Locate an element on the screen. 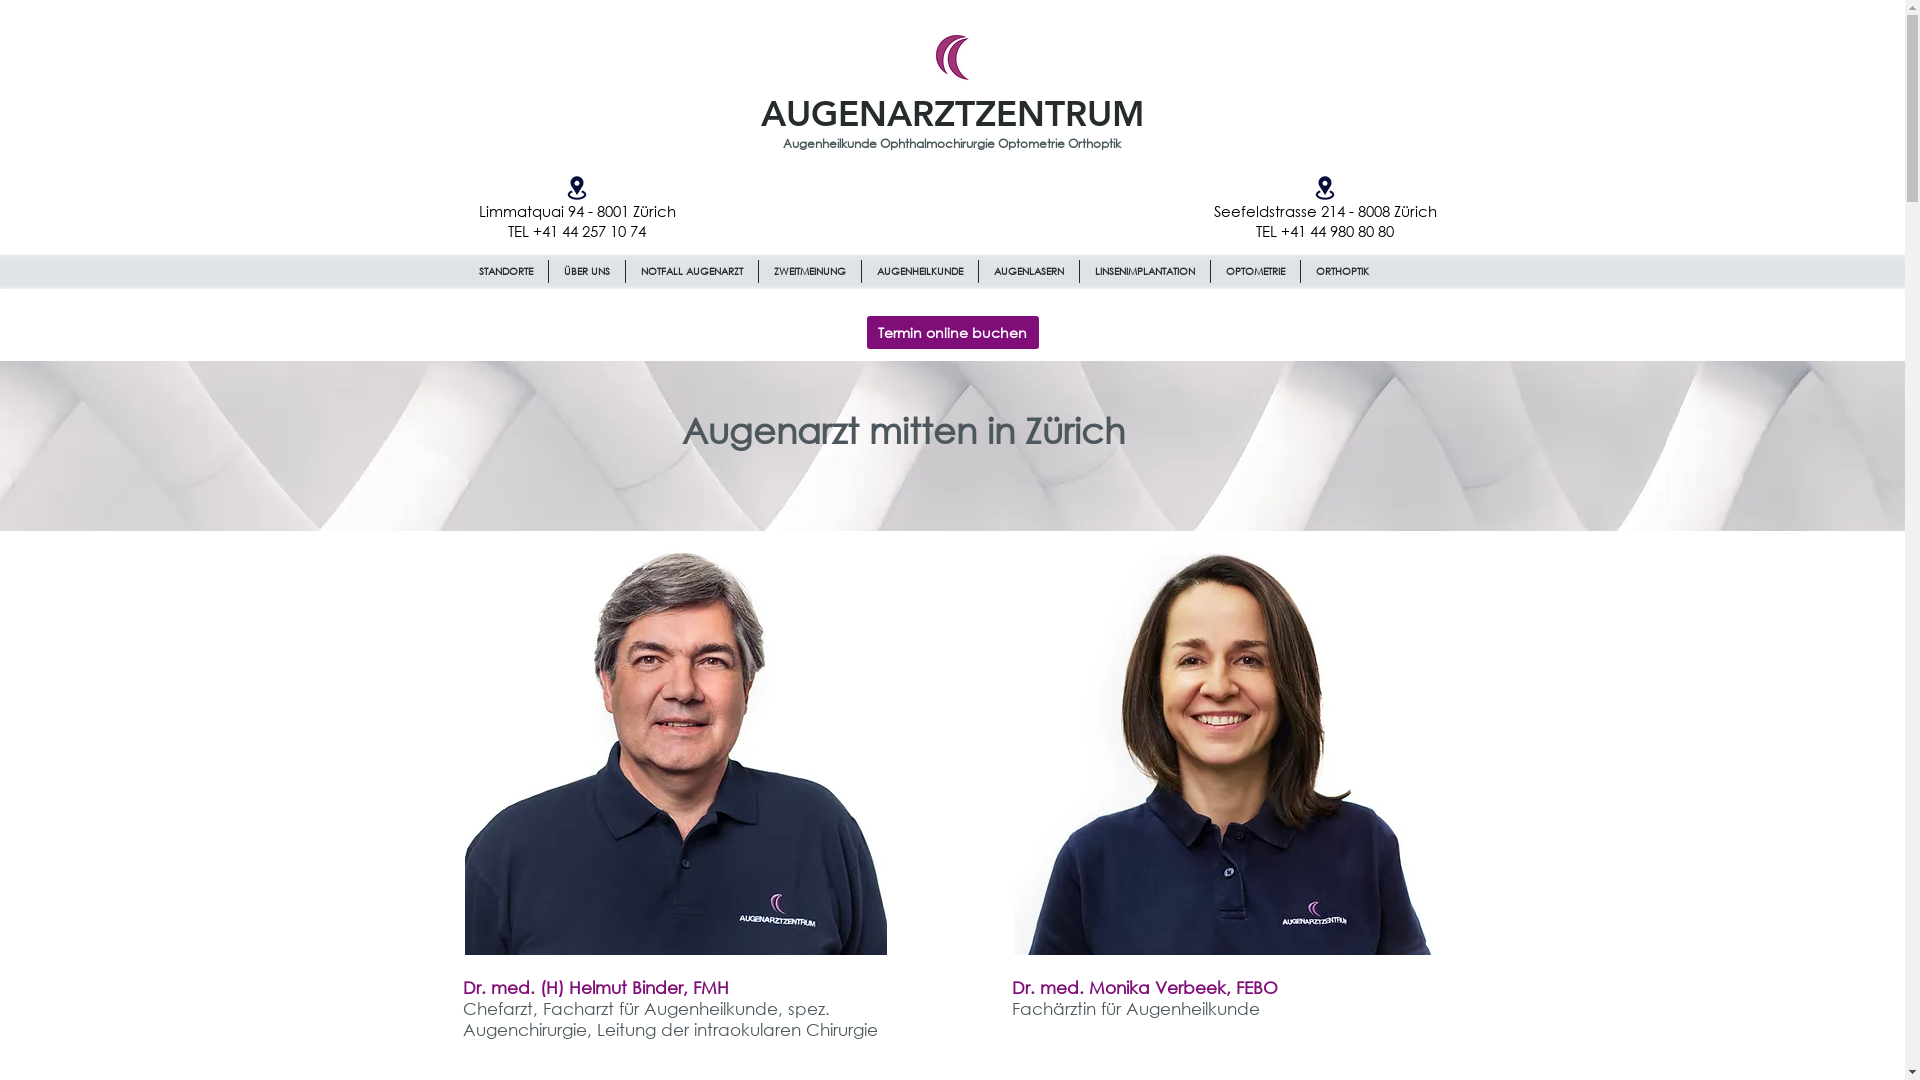 This screenshot has height=1080, width=1920. 'ZWEITMEINUNG' is located at coordinates (809, 271).